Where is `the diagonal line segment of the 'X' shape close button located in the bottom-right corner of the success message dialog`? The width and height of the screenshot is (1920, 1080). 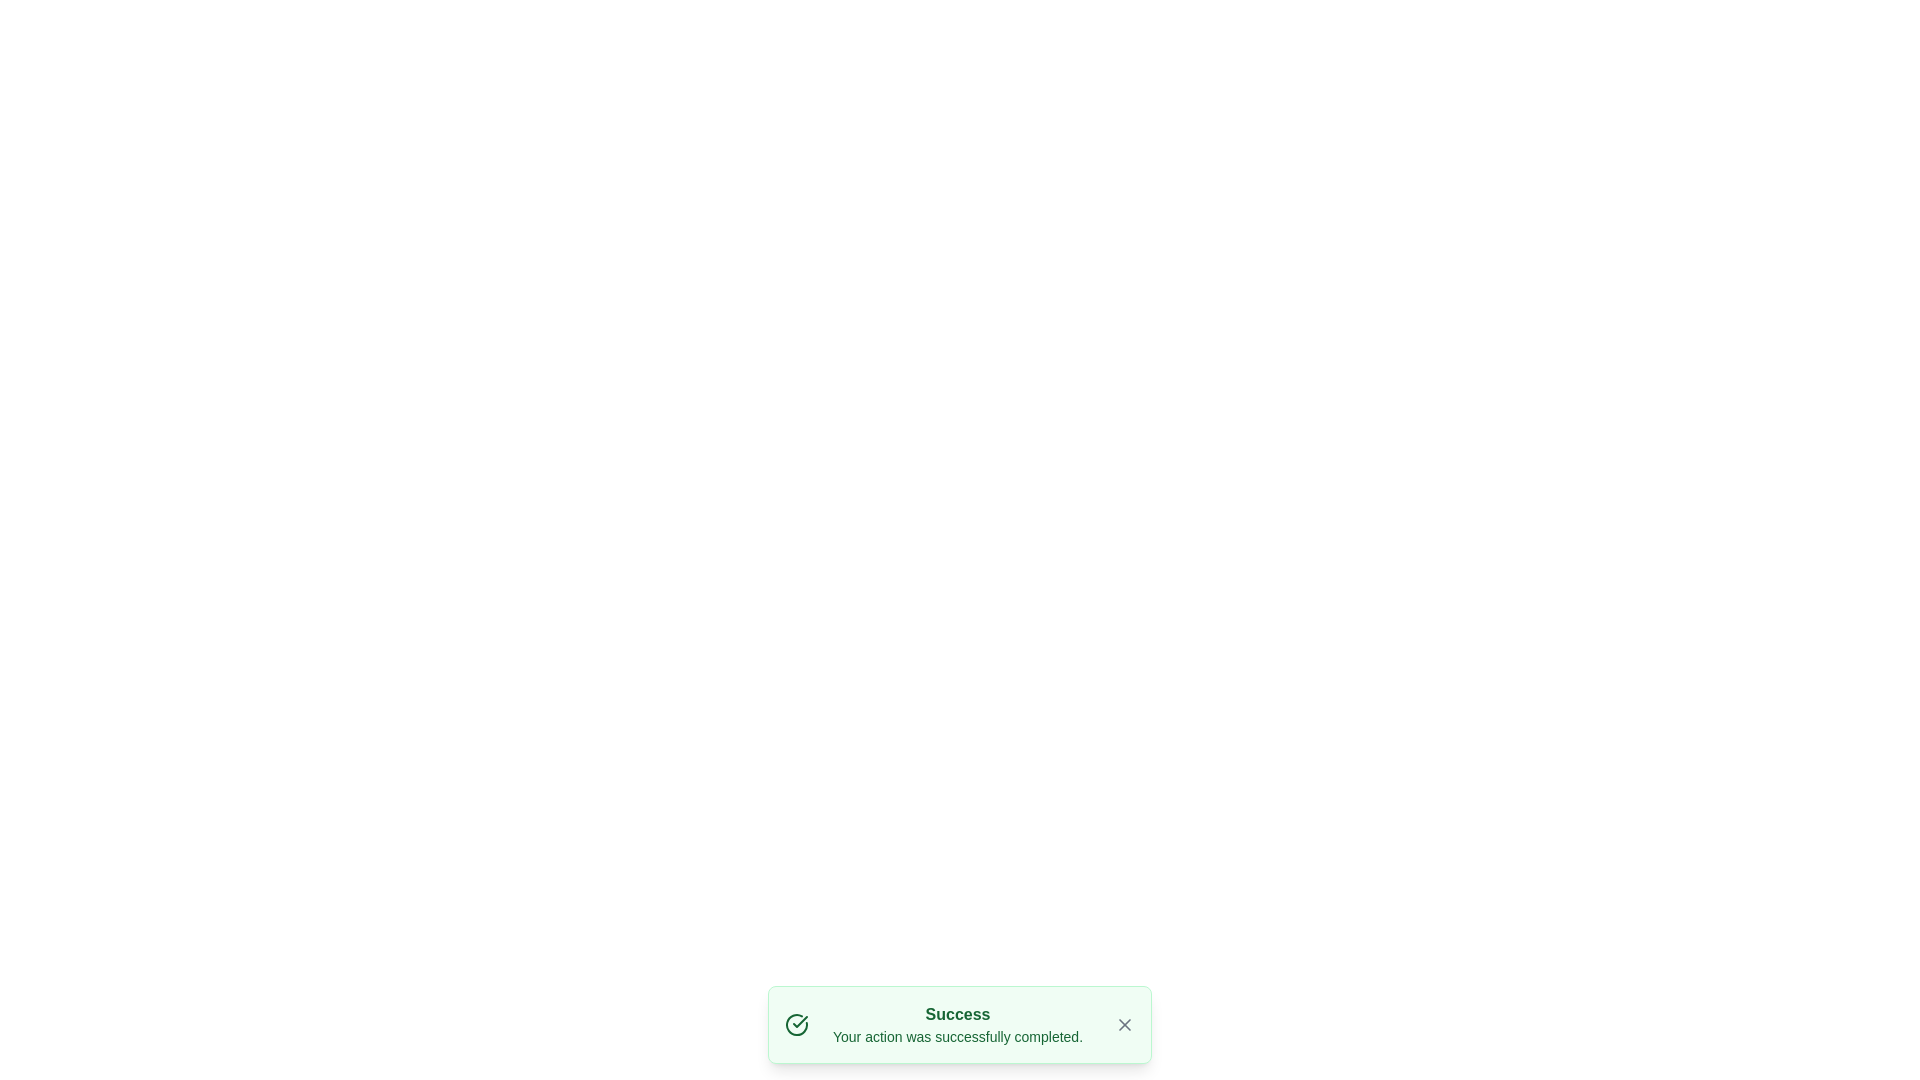
the diagonal line segment of the 'X' shape close button located in the bottom-right corner of the success message dialog is located at coordinates (1124, 1025).